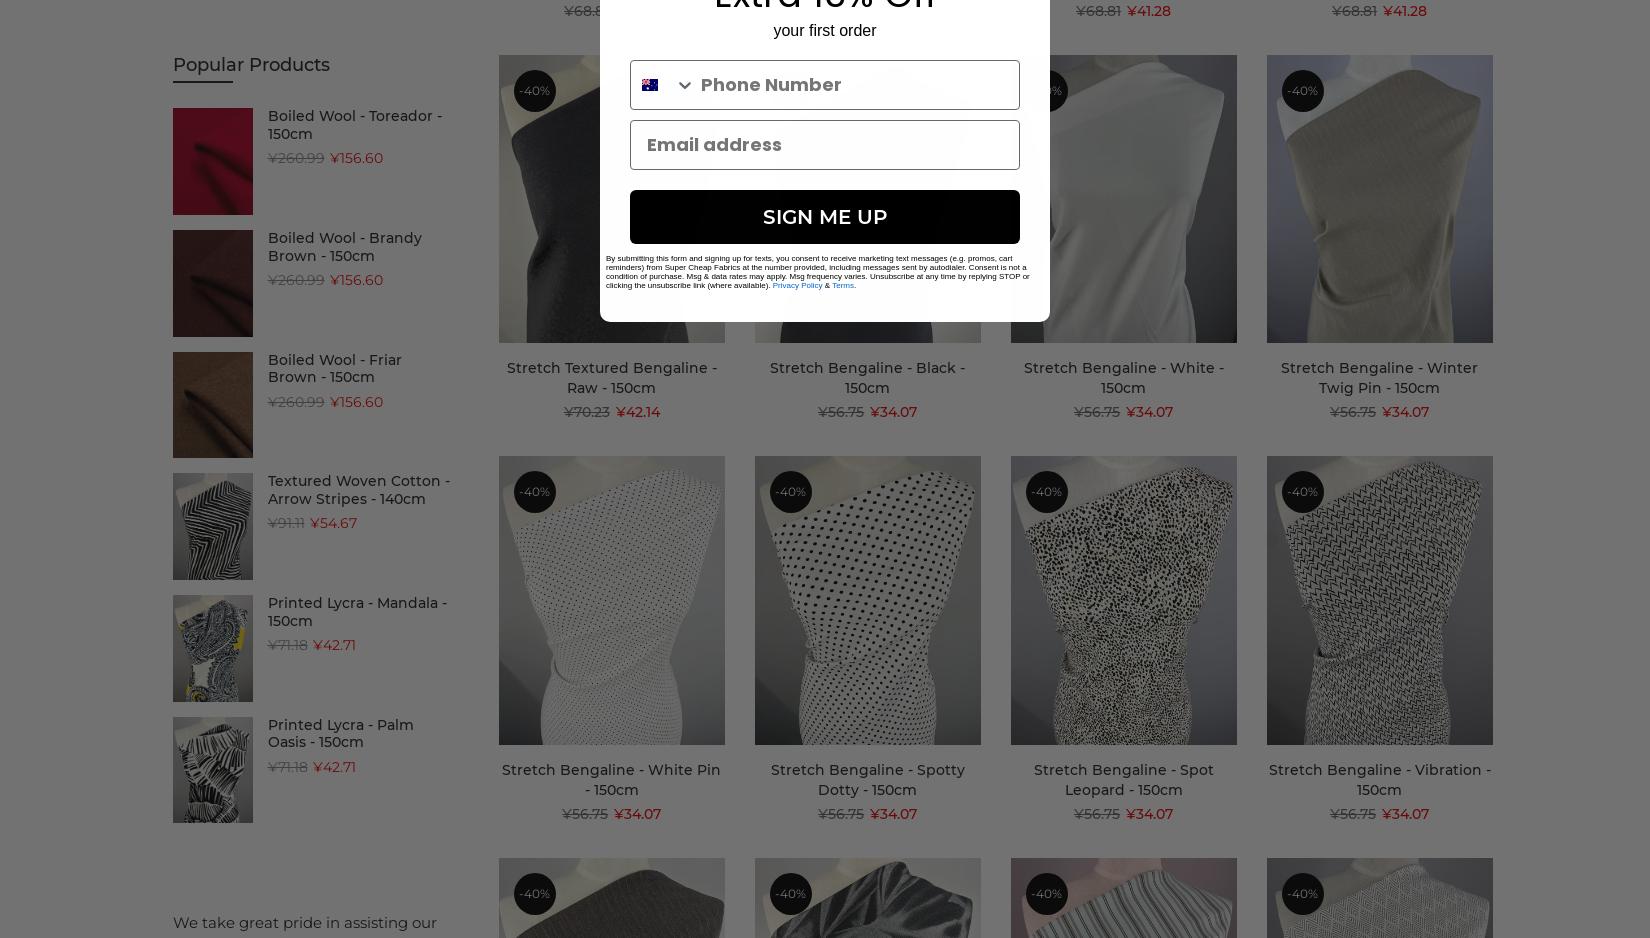  Describe the element at coordinates (250, 64) in the screenshot. I see `'Popular Products'` at that location.